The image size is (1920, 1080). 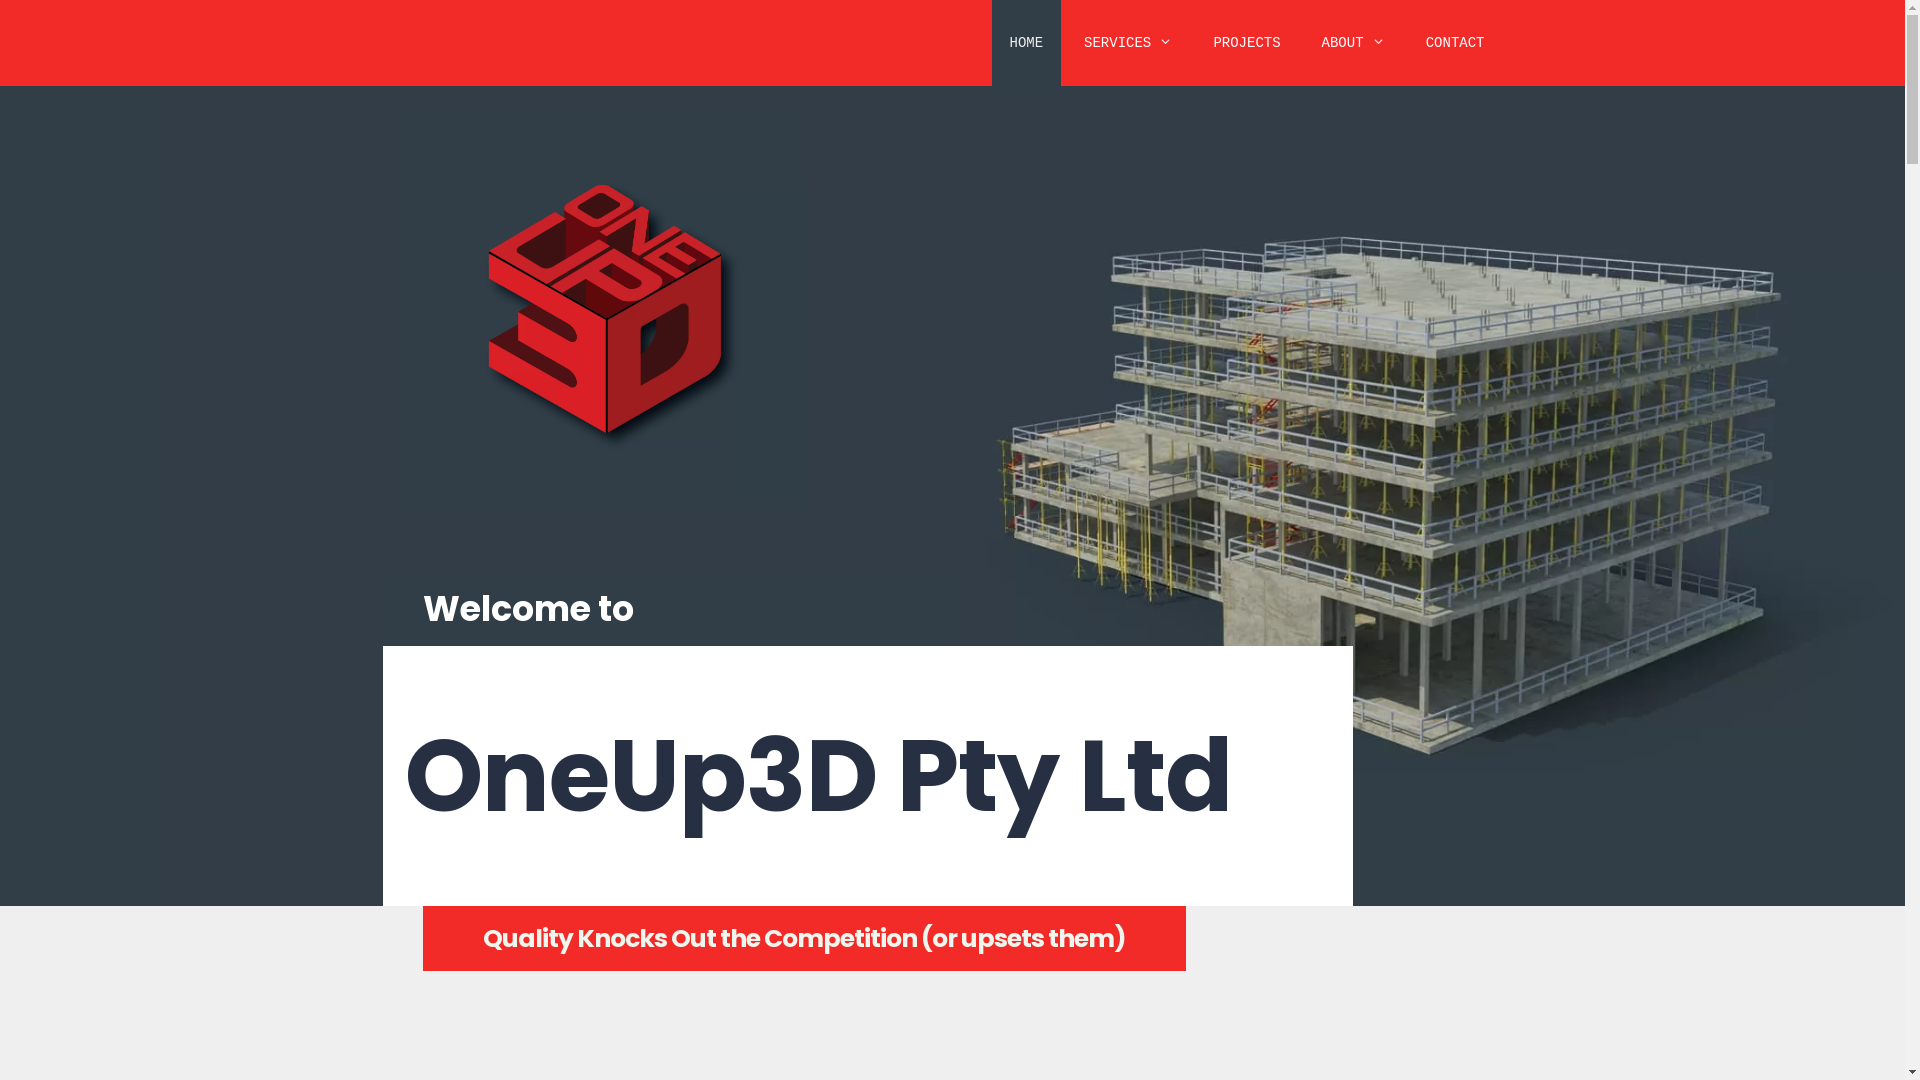 I want to click on 'PROJECTS', so click(x=1245, y=42).